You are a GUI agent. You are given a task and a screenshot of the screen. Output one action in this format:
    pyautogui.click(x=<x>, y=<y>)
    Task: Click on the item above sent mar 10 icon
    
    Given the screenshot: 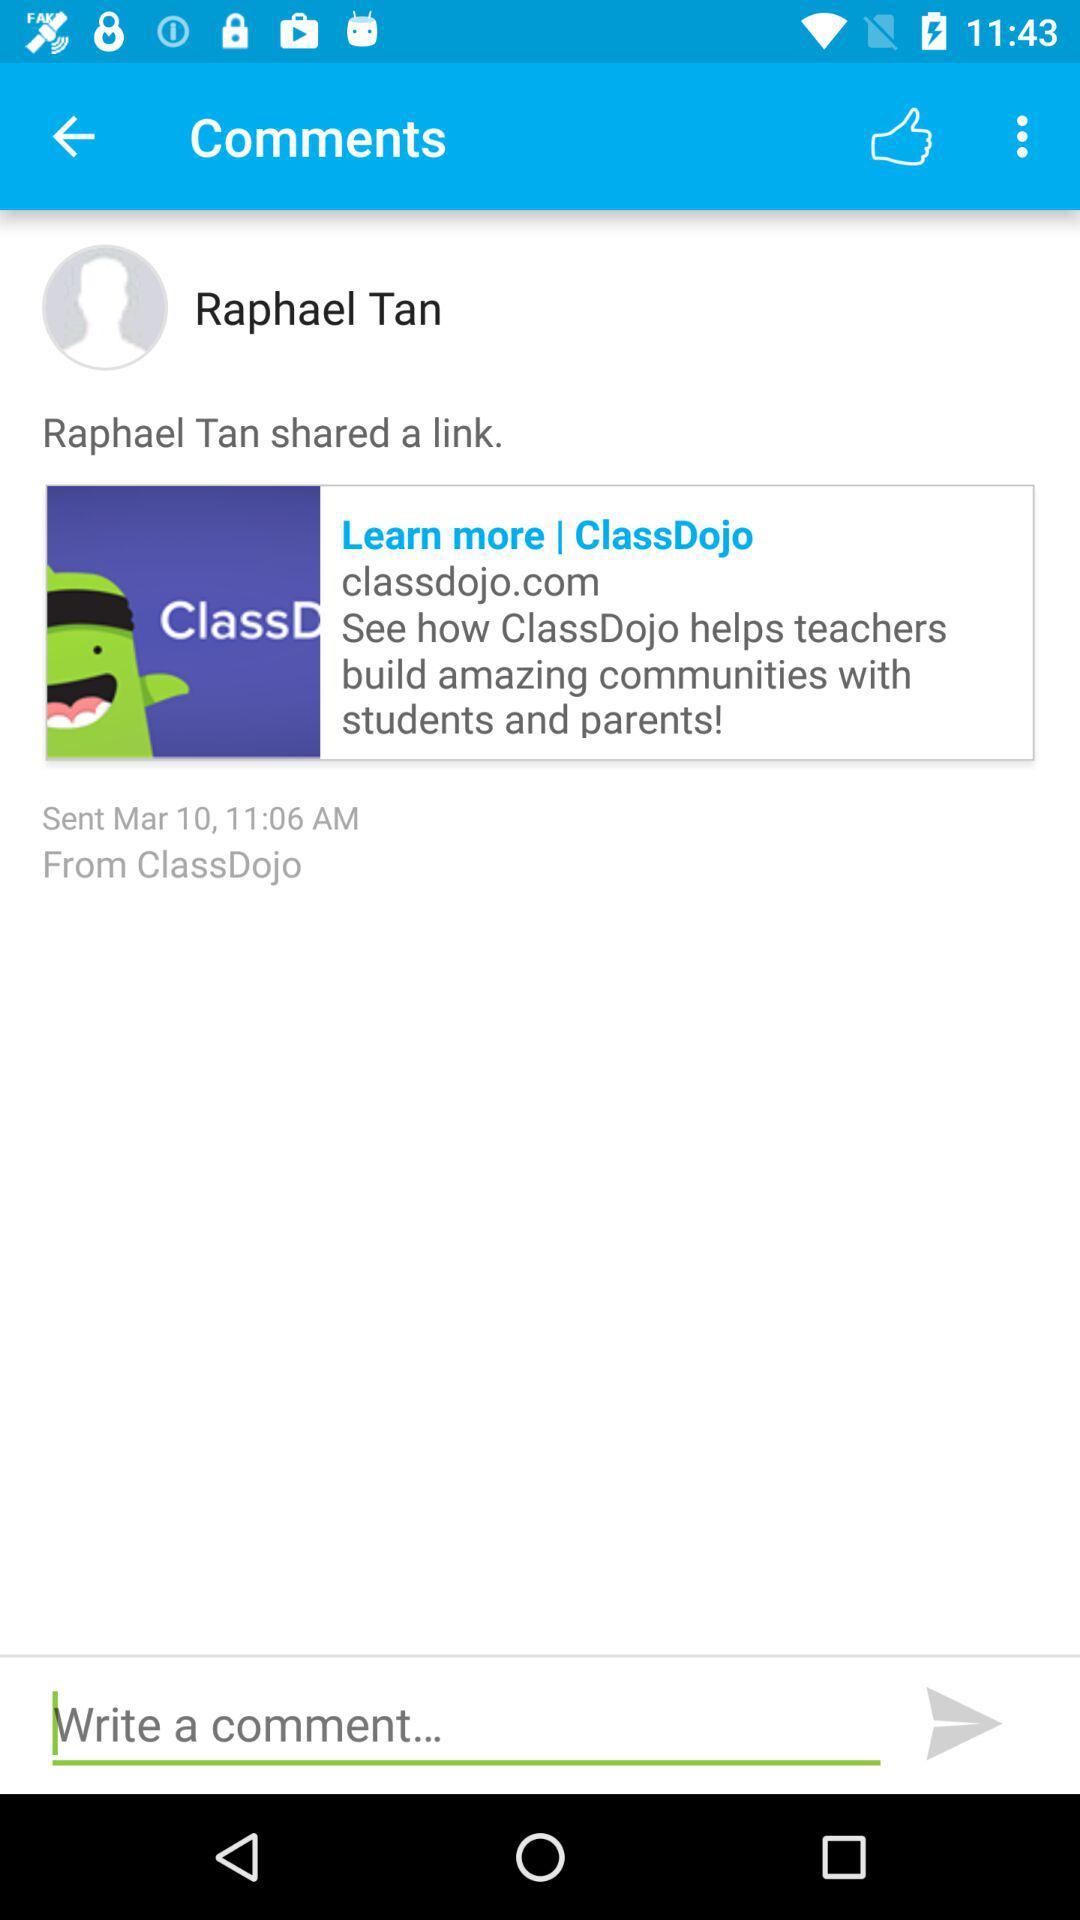 What is the action you would take?
    pyautogui.click(x=675, y=621)
    